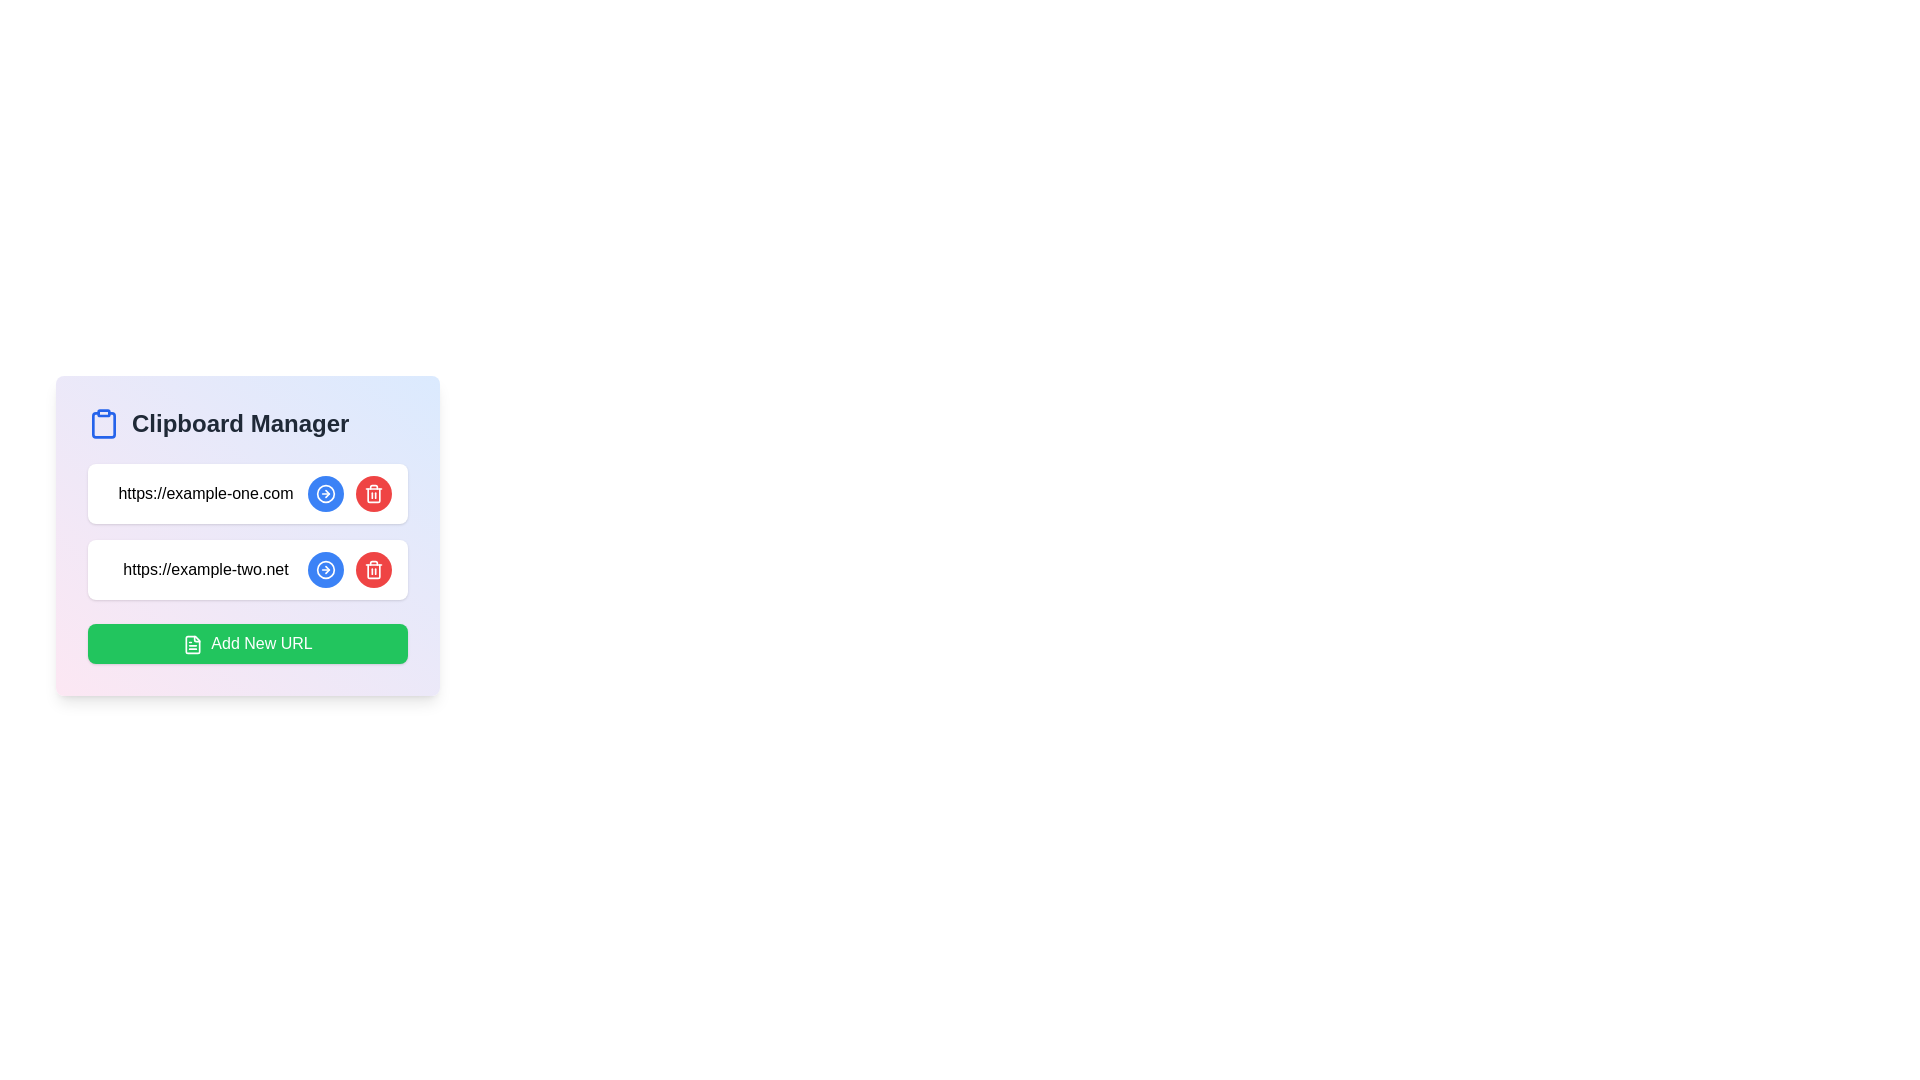 The width and height of the screenshot is (1920, 1080). I want to click on the circular red button with a white trash icon, located to the right of the first URL entry in the Clipboard Manager interface, so click(374, 493).